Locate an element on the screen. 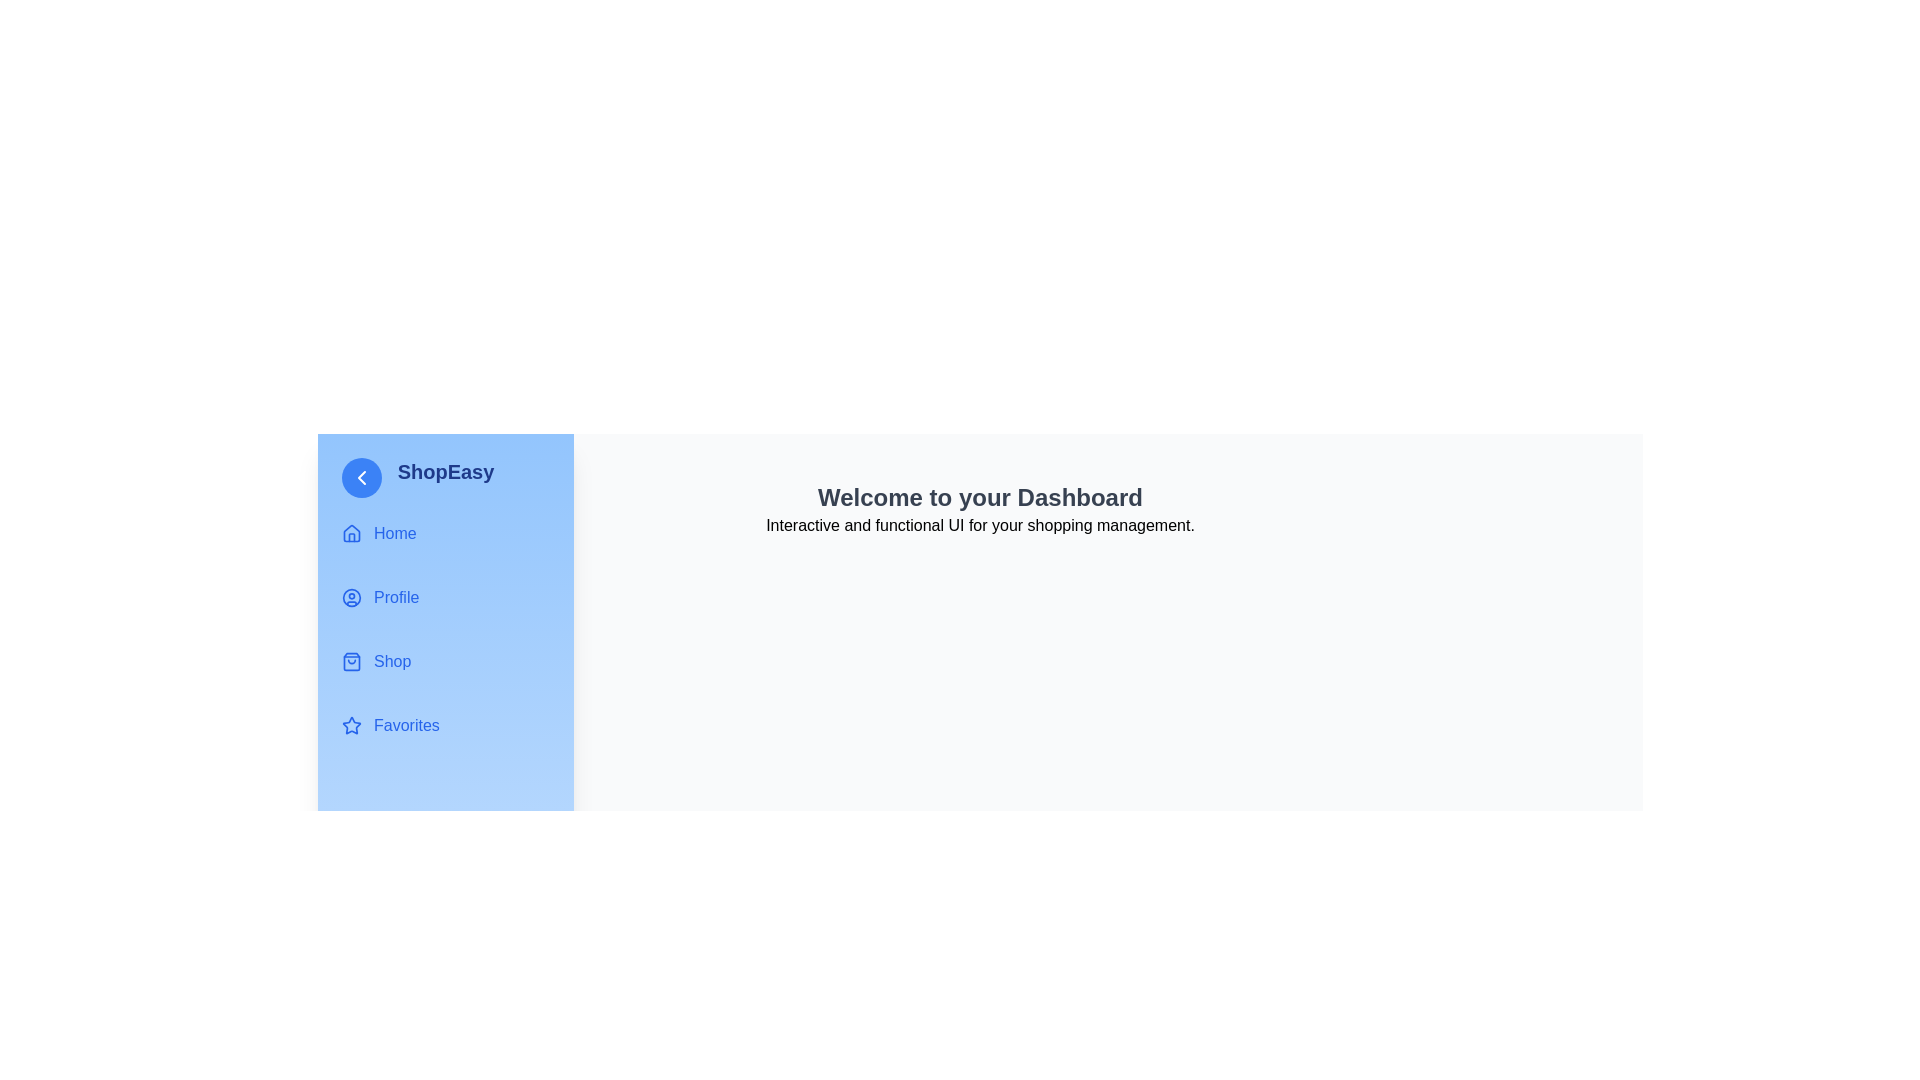  the 'Profile' menu item in the sidebar to activate the hover effect is located at coordinates (445, 596).